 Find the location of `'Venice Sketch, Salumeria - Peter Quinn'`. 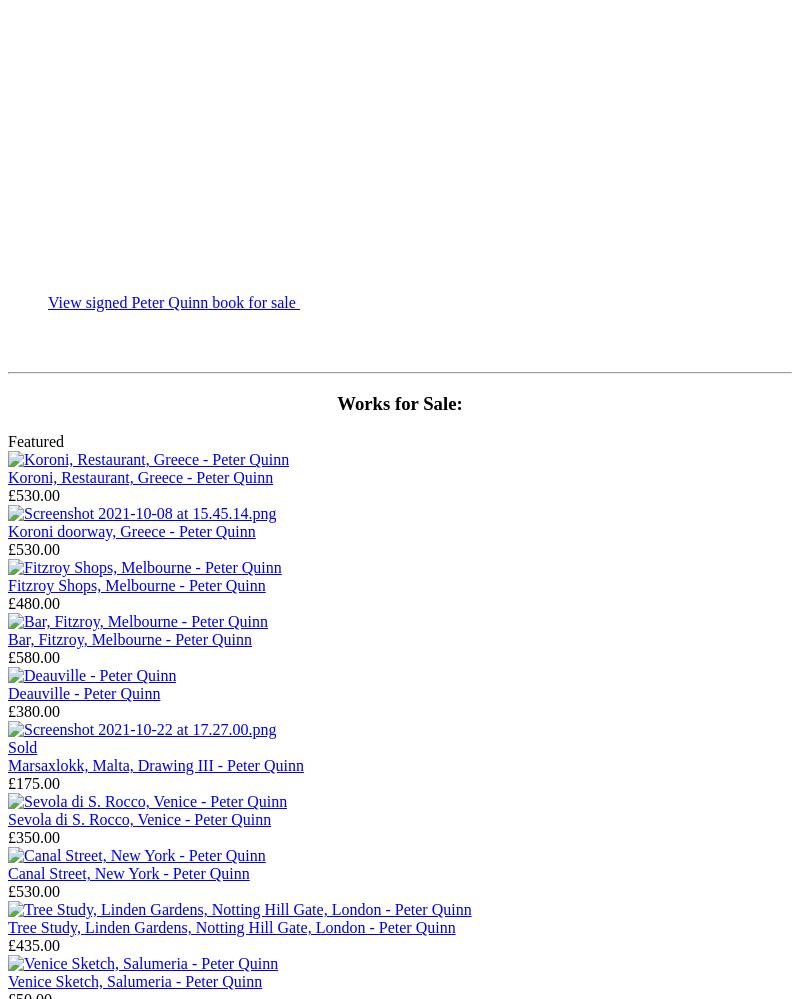

'Venice Sketch, Salumeria - Peter Quinn' is located at coordinates (135, 980).